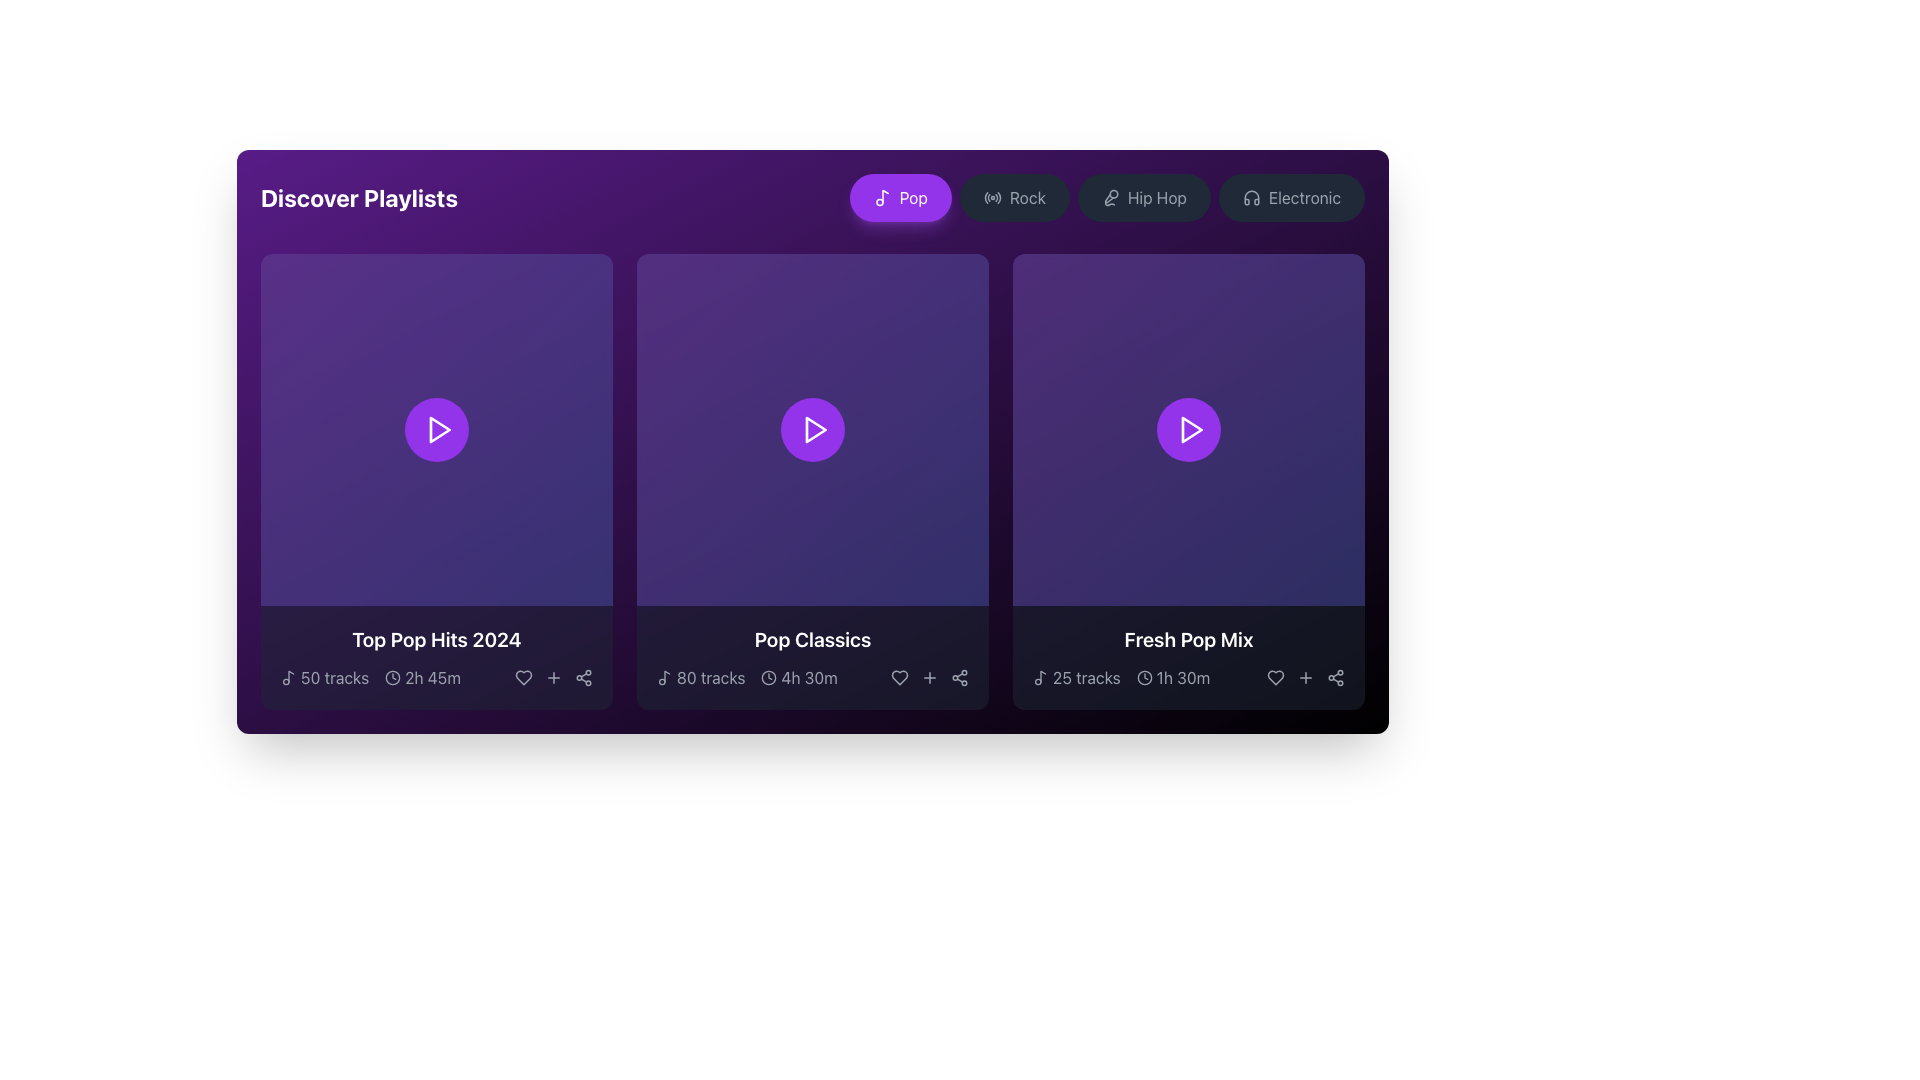 The image size is (1920, 1080). What do you see at coordinates (393, 677) in the screenshot?
I see `the small circular clock icon located in the first playlist card's metadata section, adjacent to the duration text '2h 45m'` at bounding box center [393, 677].